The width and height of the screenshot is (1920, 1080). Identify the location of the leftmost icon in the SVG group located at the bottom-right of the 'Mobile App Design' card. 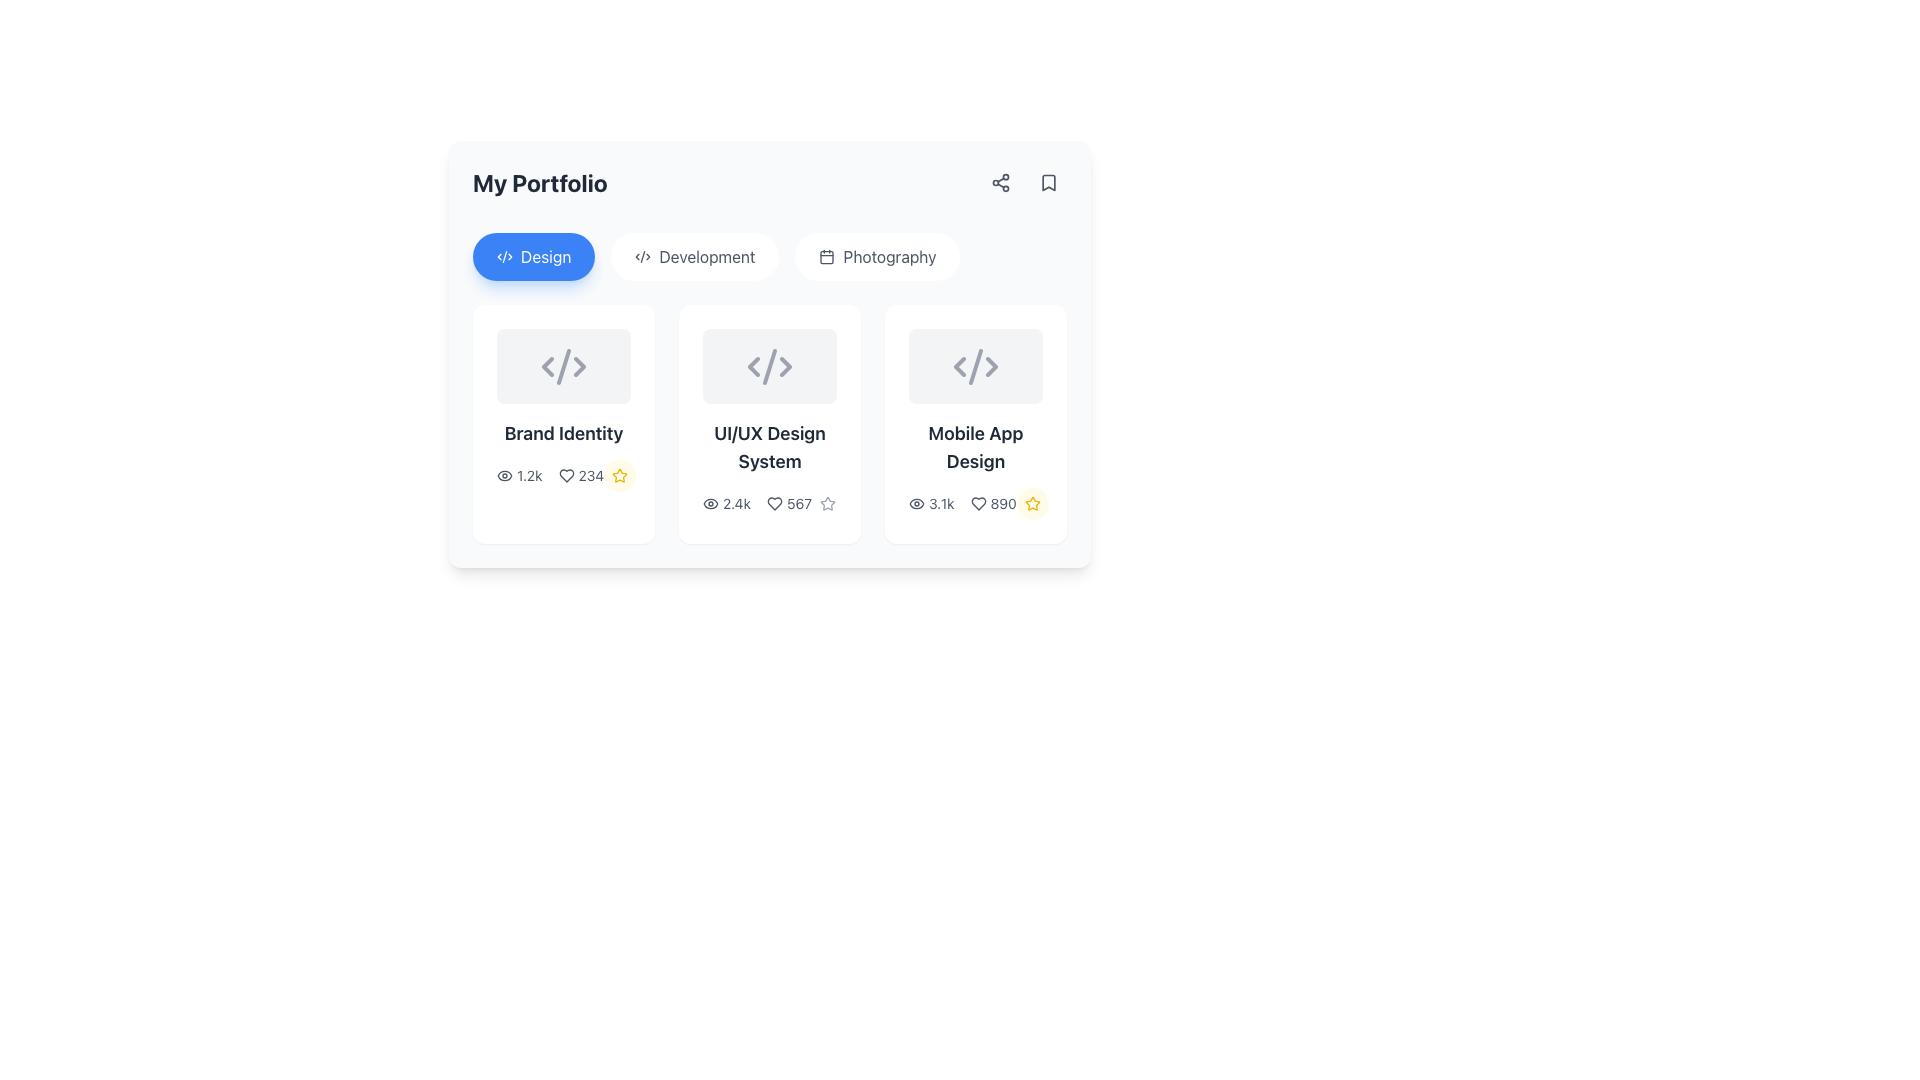
(960, 366).